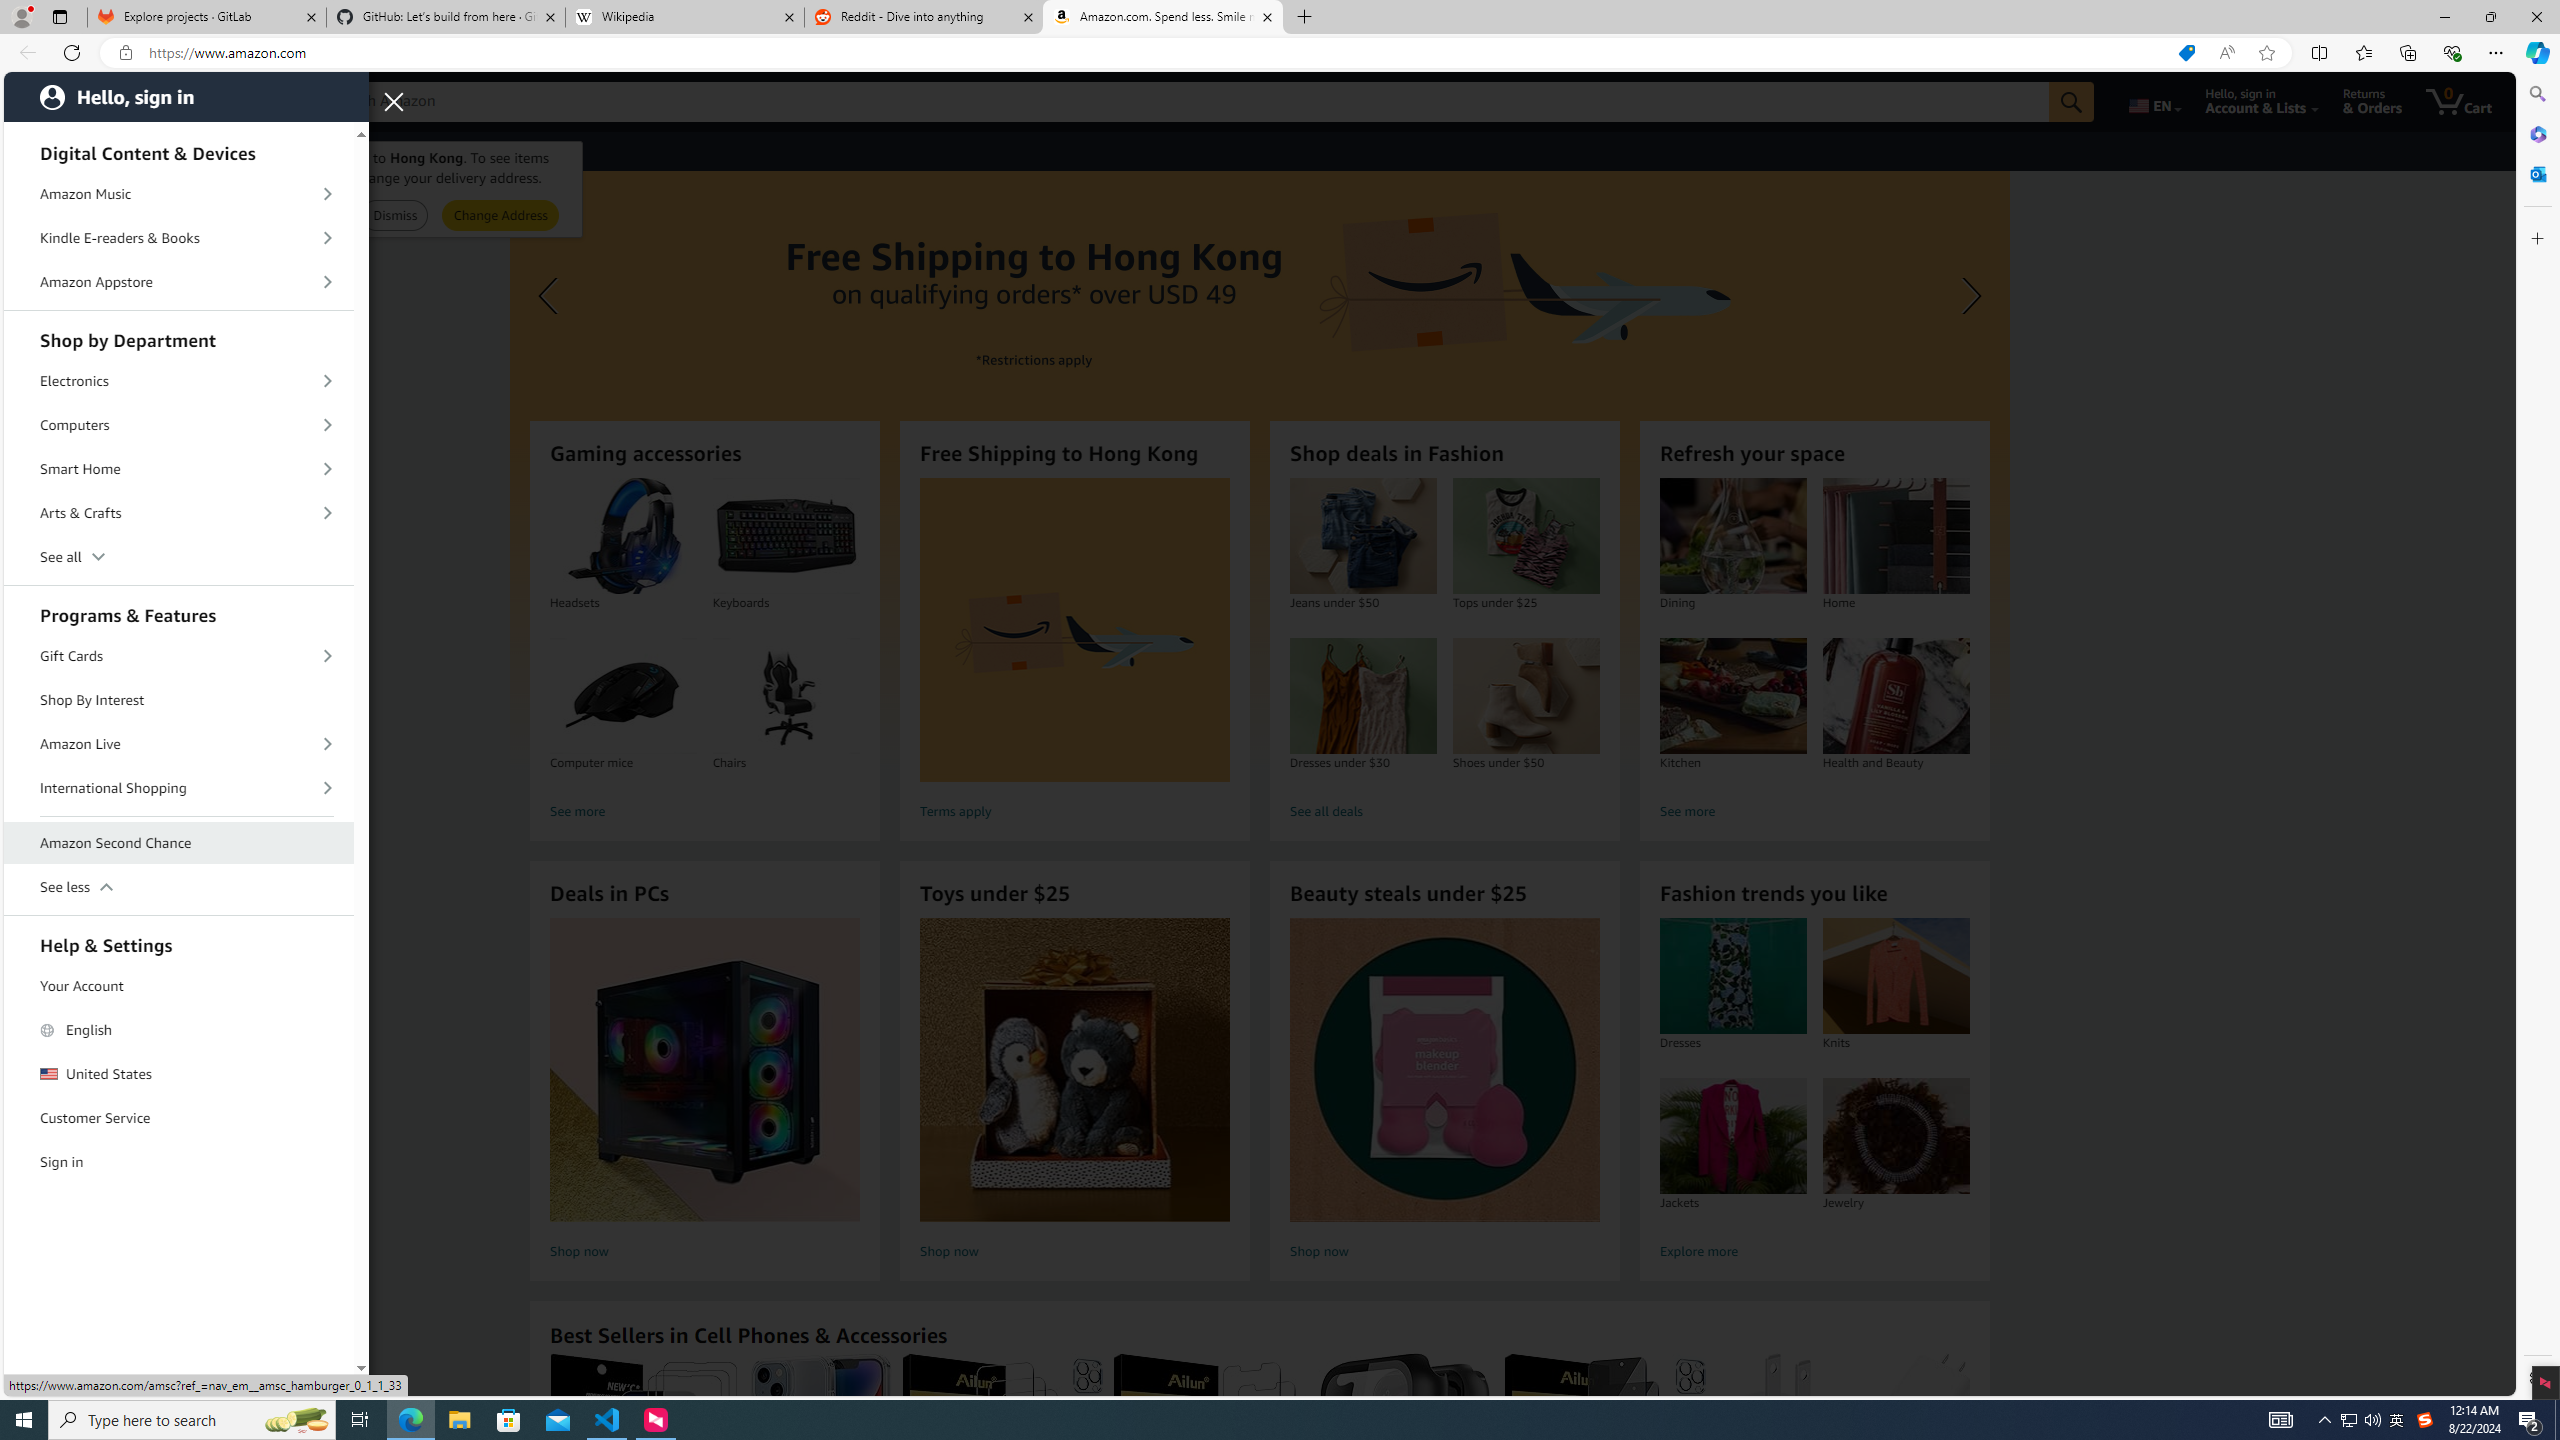  Describe the element at coordinates (179, 788) in the screenshot. I see `'International Shopping'` at that location.